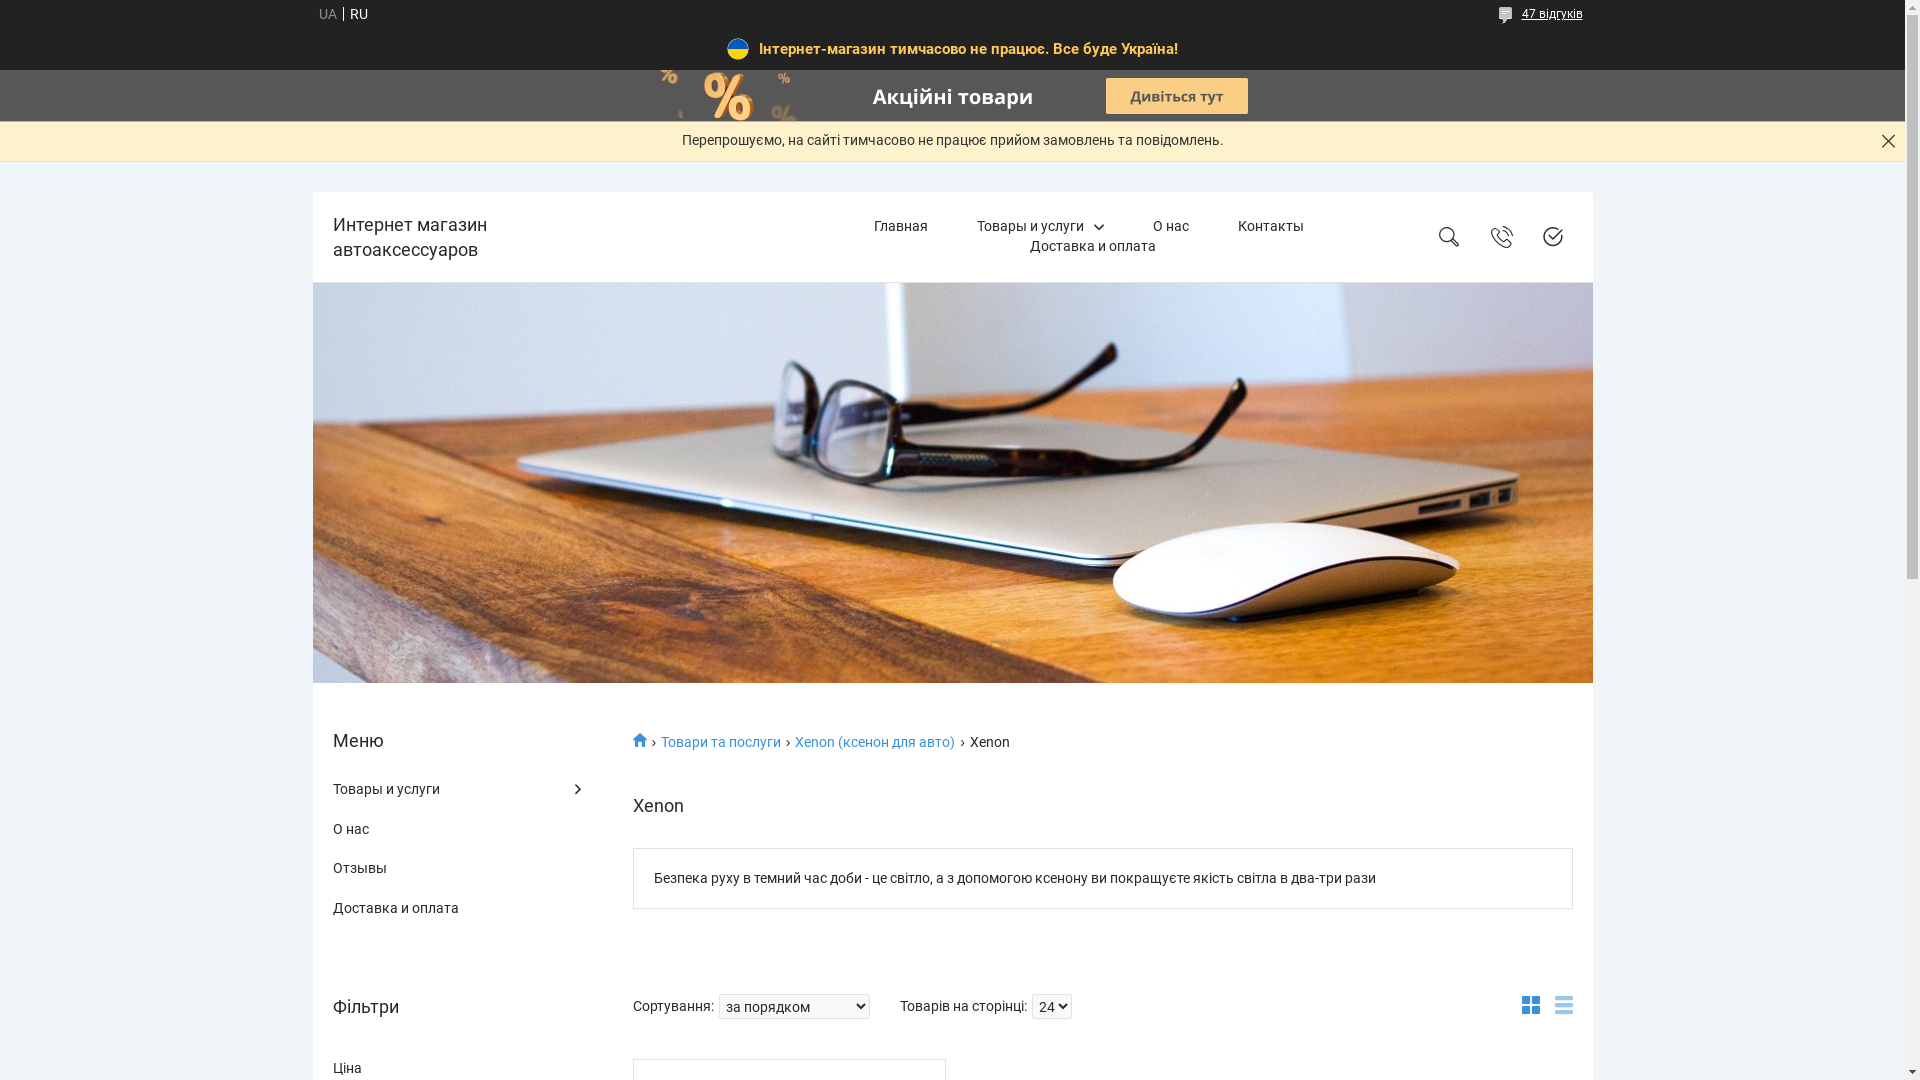  What do you see at coordinates (341, 14) in the screenshot?
I see `'RU'` at bounding box center [341, 14].